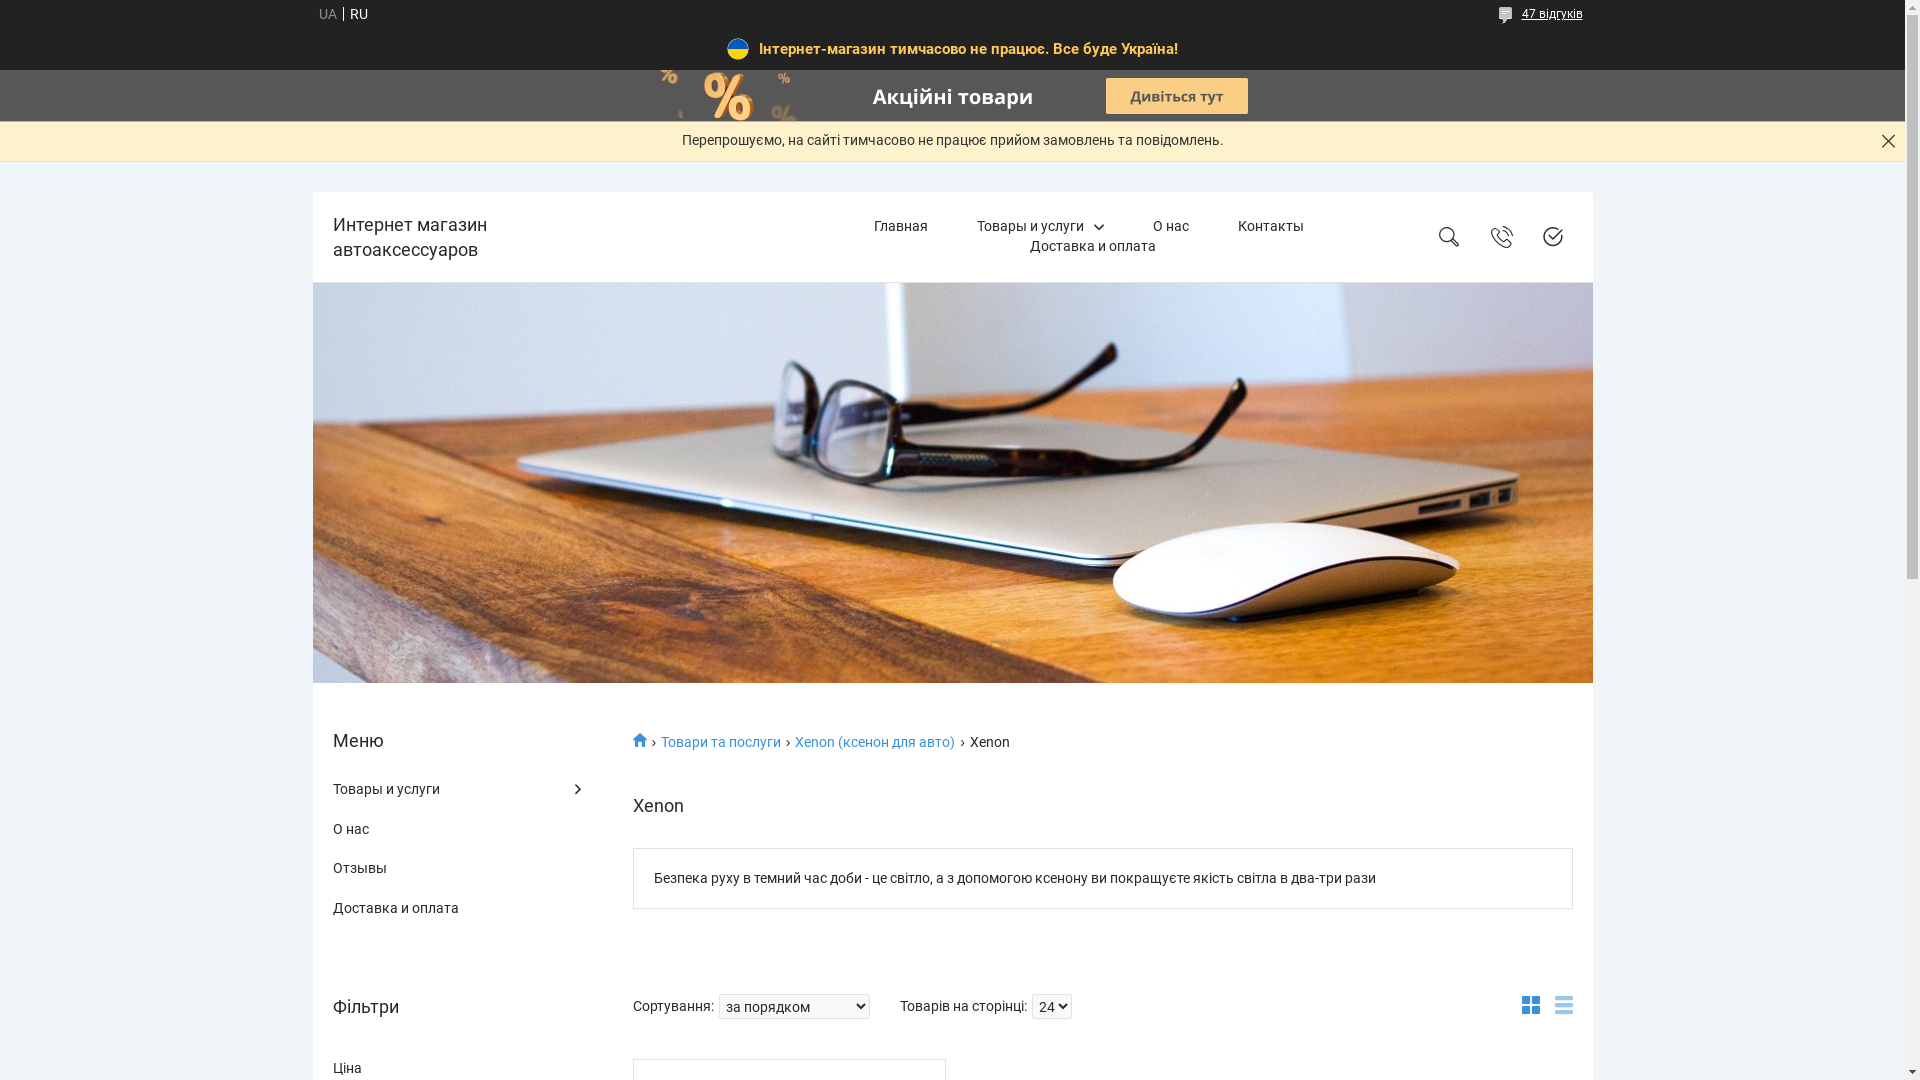  What do you see at coordinates (341, 14) in the screenshot?
I see `'RU'` at bounding box center [341, 14].